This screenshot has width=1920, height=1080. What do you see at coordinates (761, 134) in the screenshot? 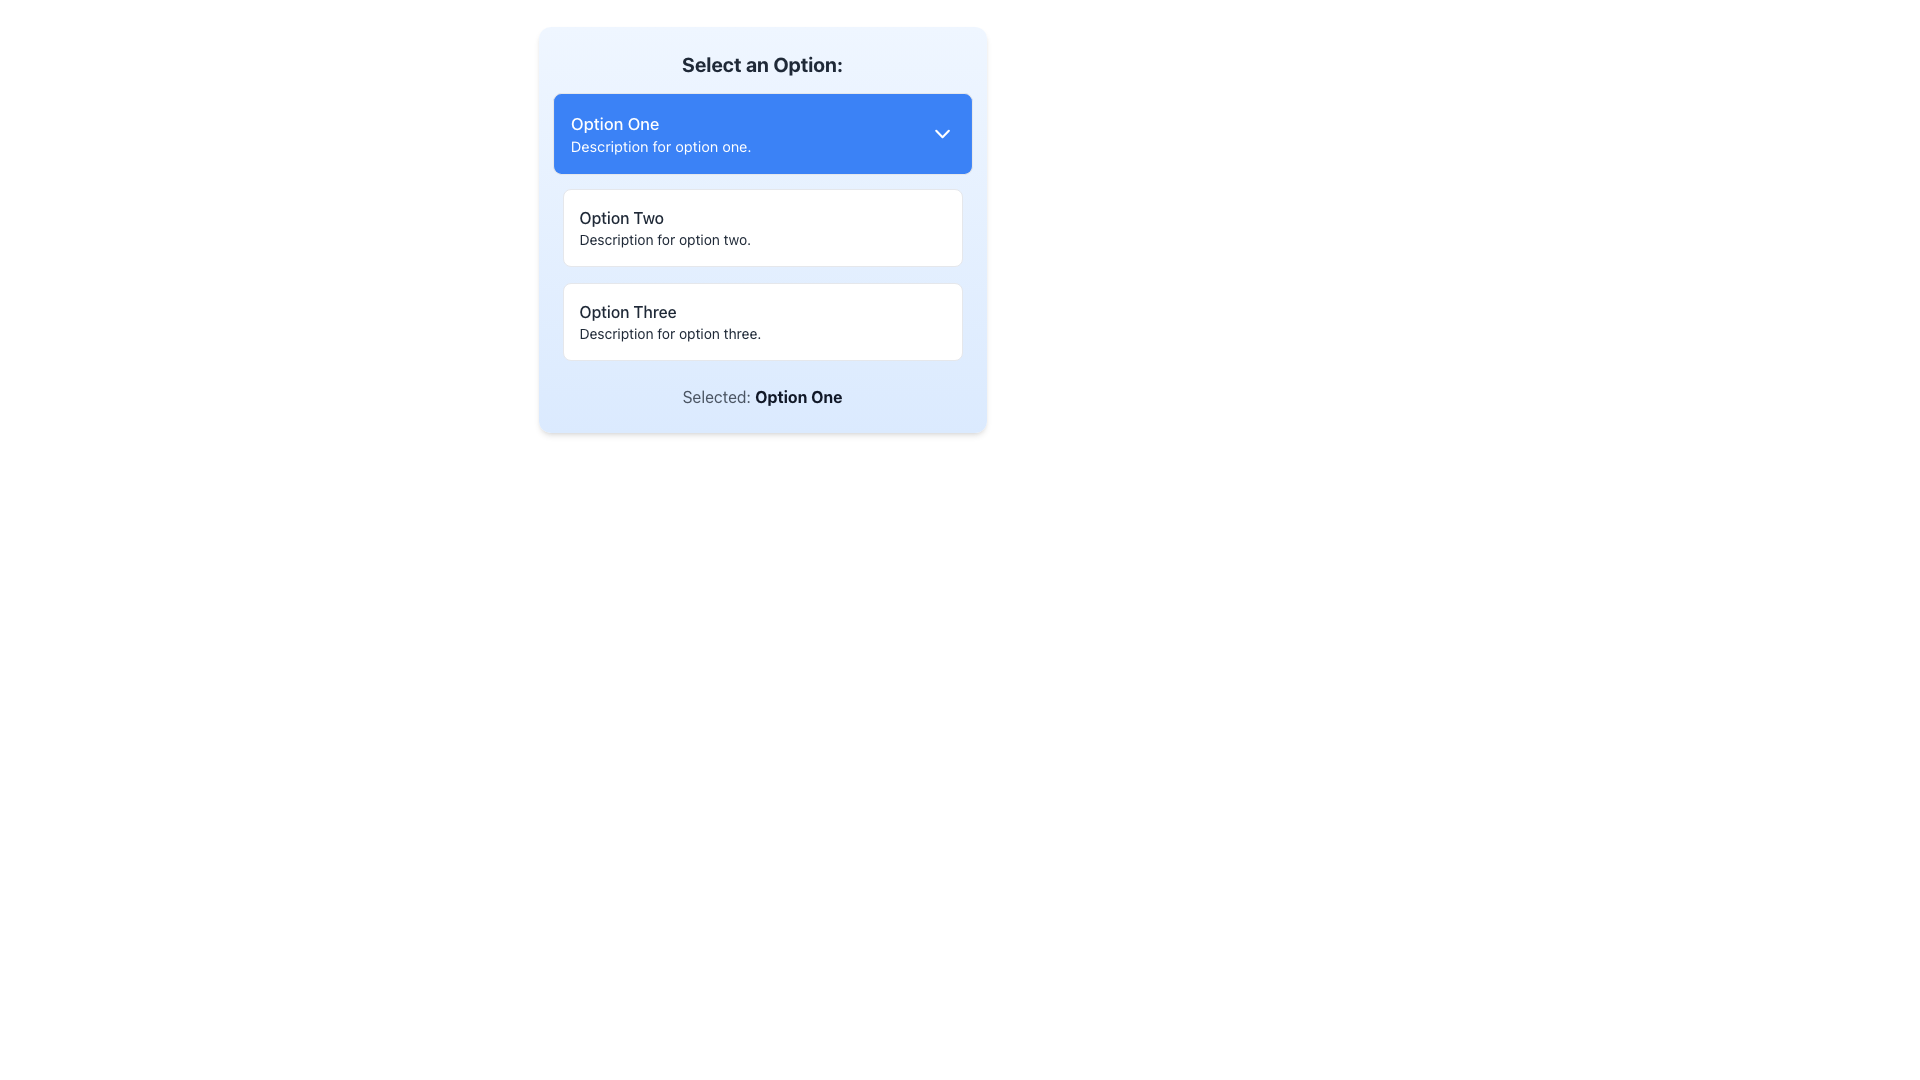
I see `the blue button labeled 'Option One' with a downward arrow` at bounding box center [761, 134].